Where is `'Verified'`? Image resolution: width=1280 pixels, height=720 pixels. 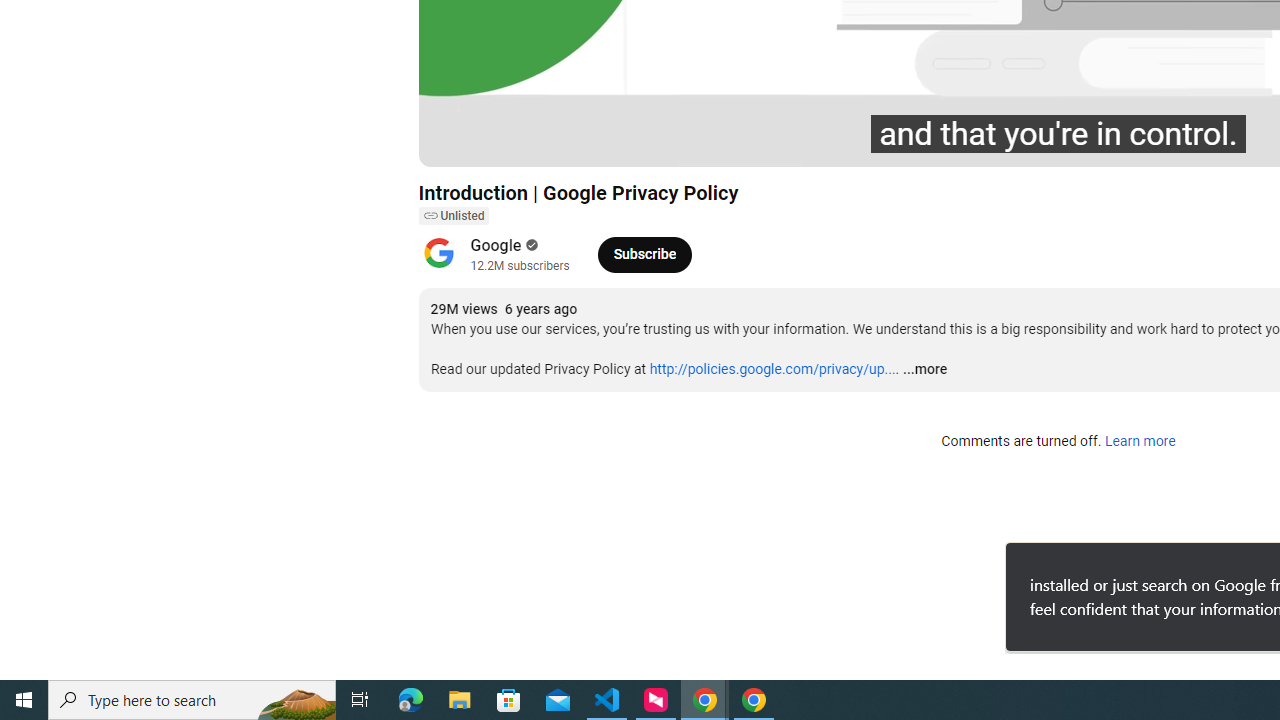 'Verified' is located at coordinates (530, 244).